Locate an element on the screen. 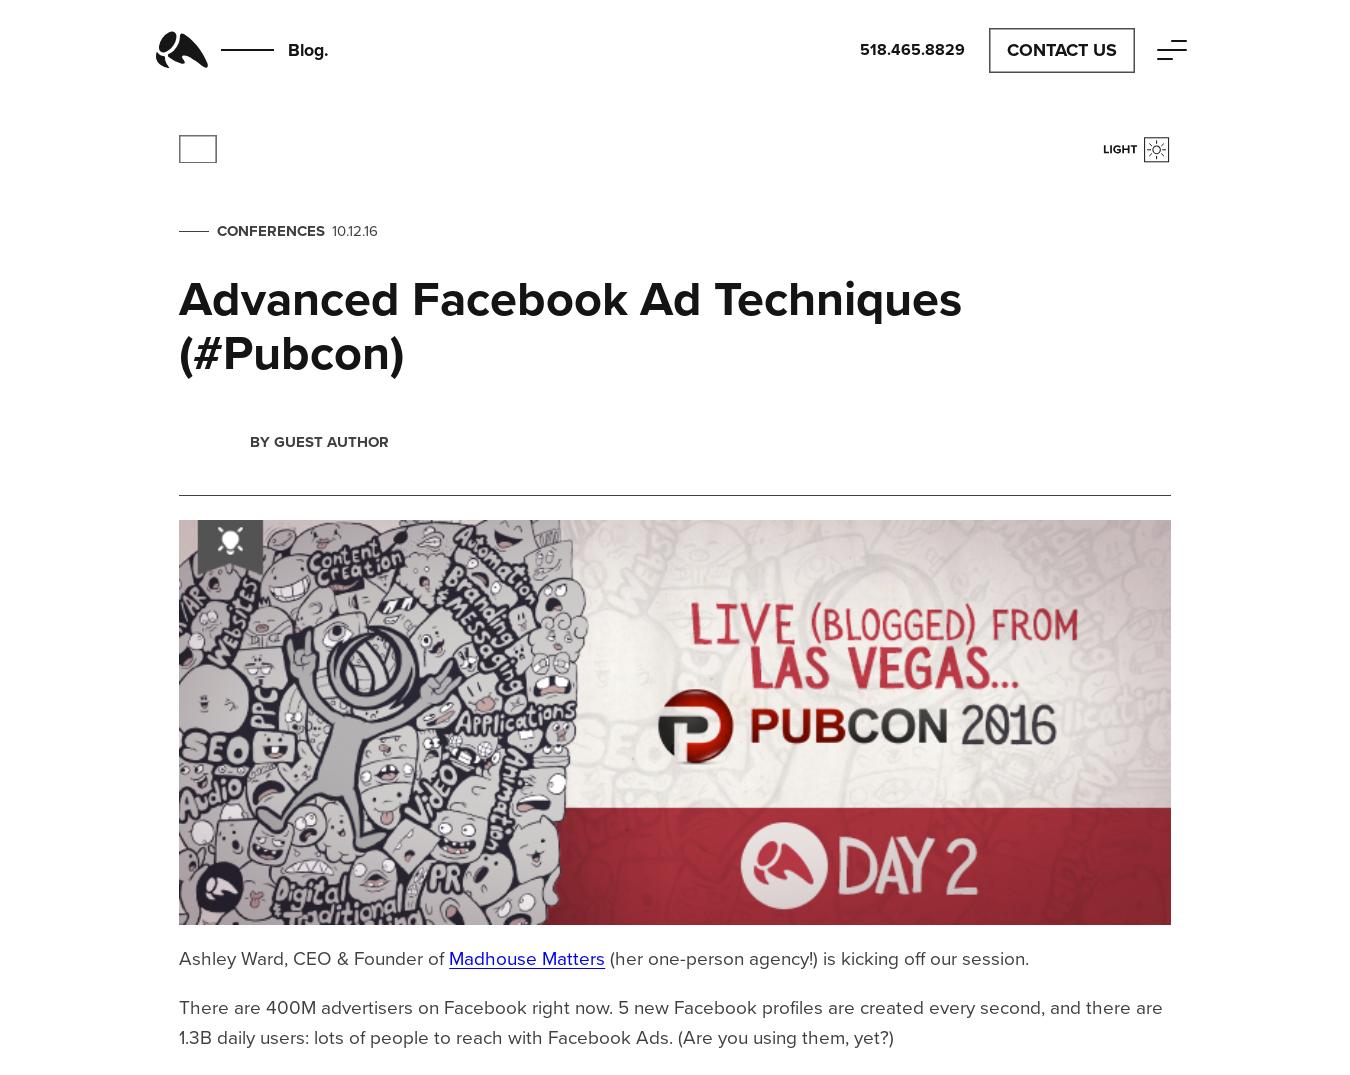 Image resolution: width=1350 pixels, height=1075 pixels. '@dennisyu' is located at coordinates (351, 183).